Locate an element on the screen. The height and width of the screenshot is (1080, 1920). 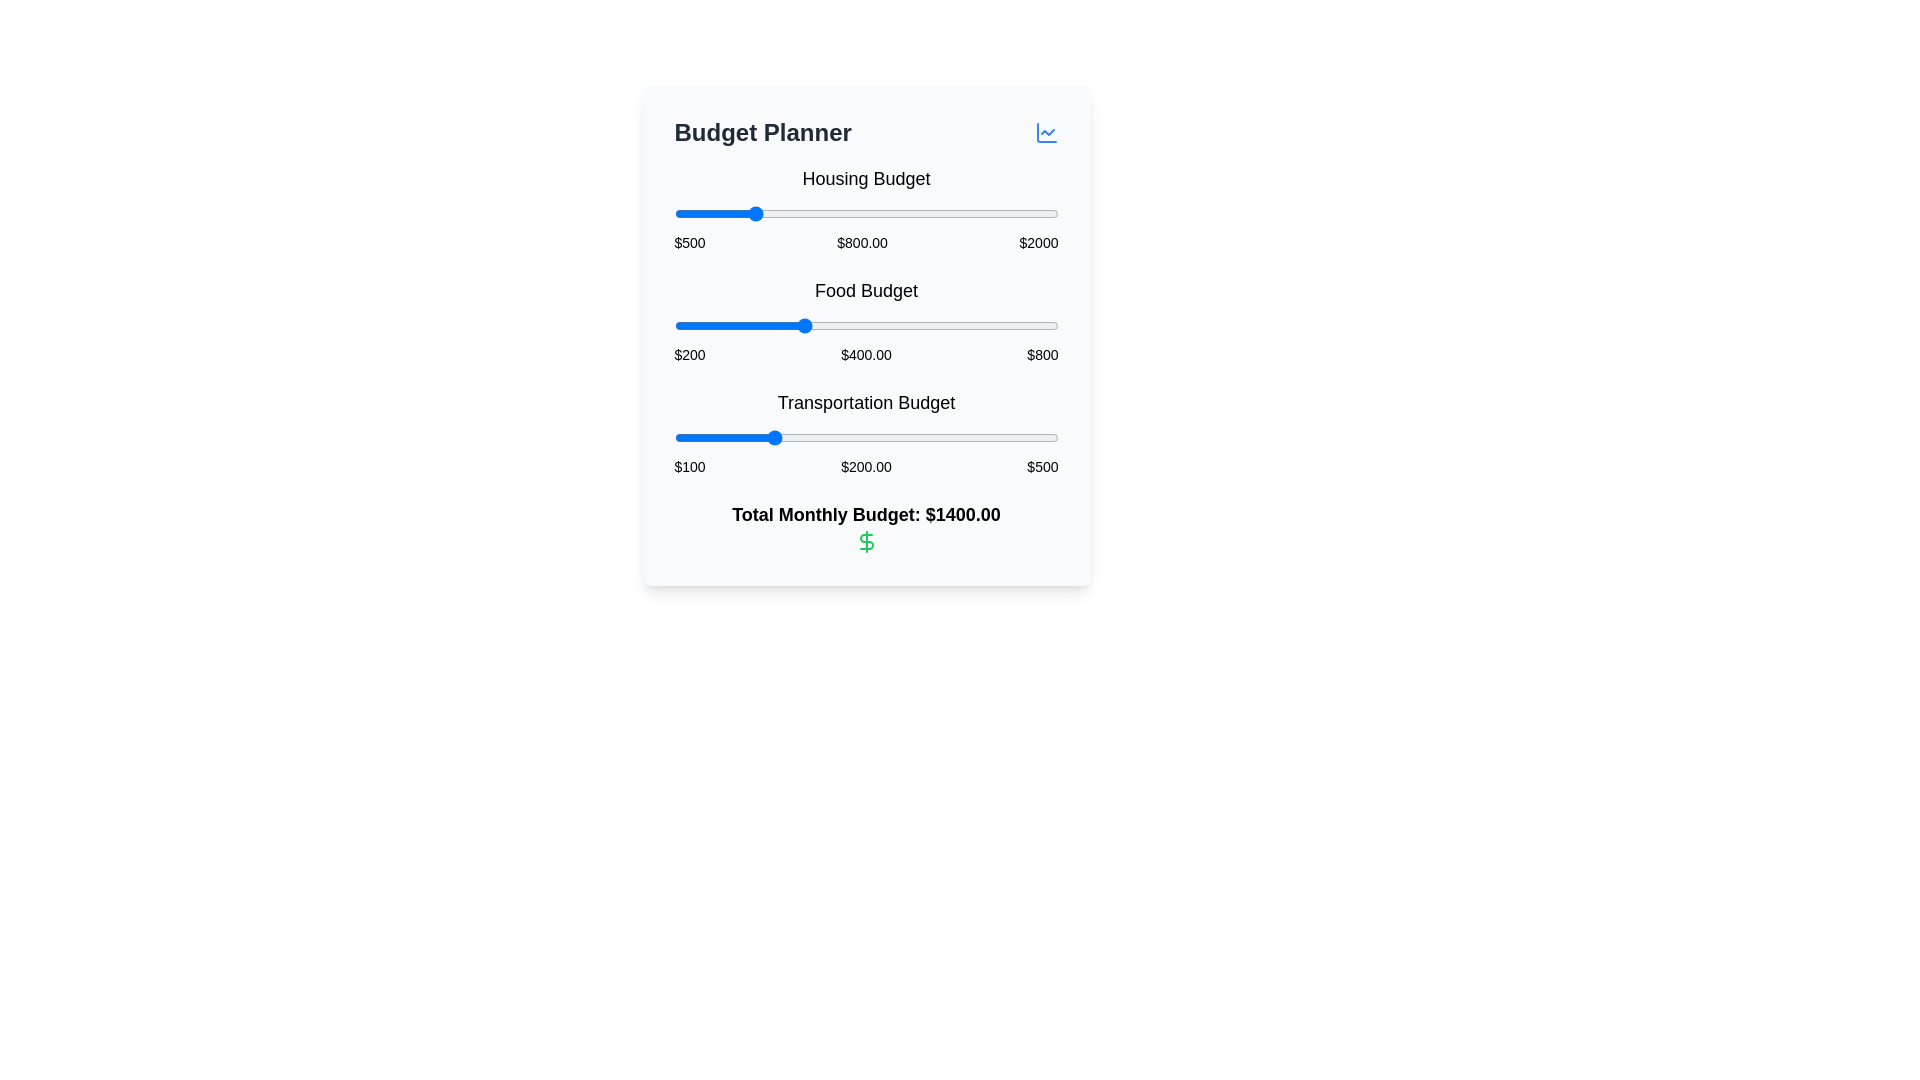
the static text label displaying the amount '$200.00', which is located between '$100' and '$500' under the Transportation Budget slider is located at coordinates (866, 466).